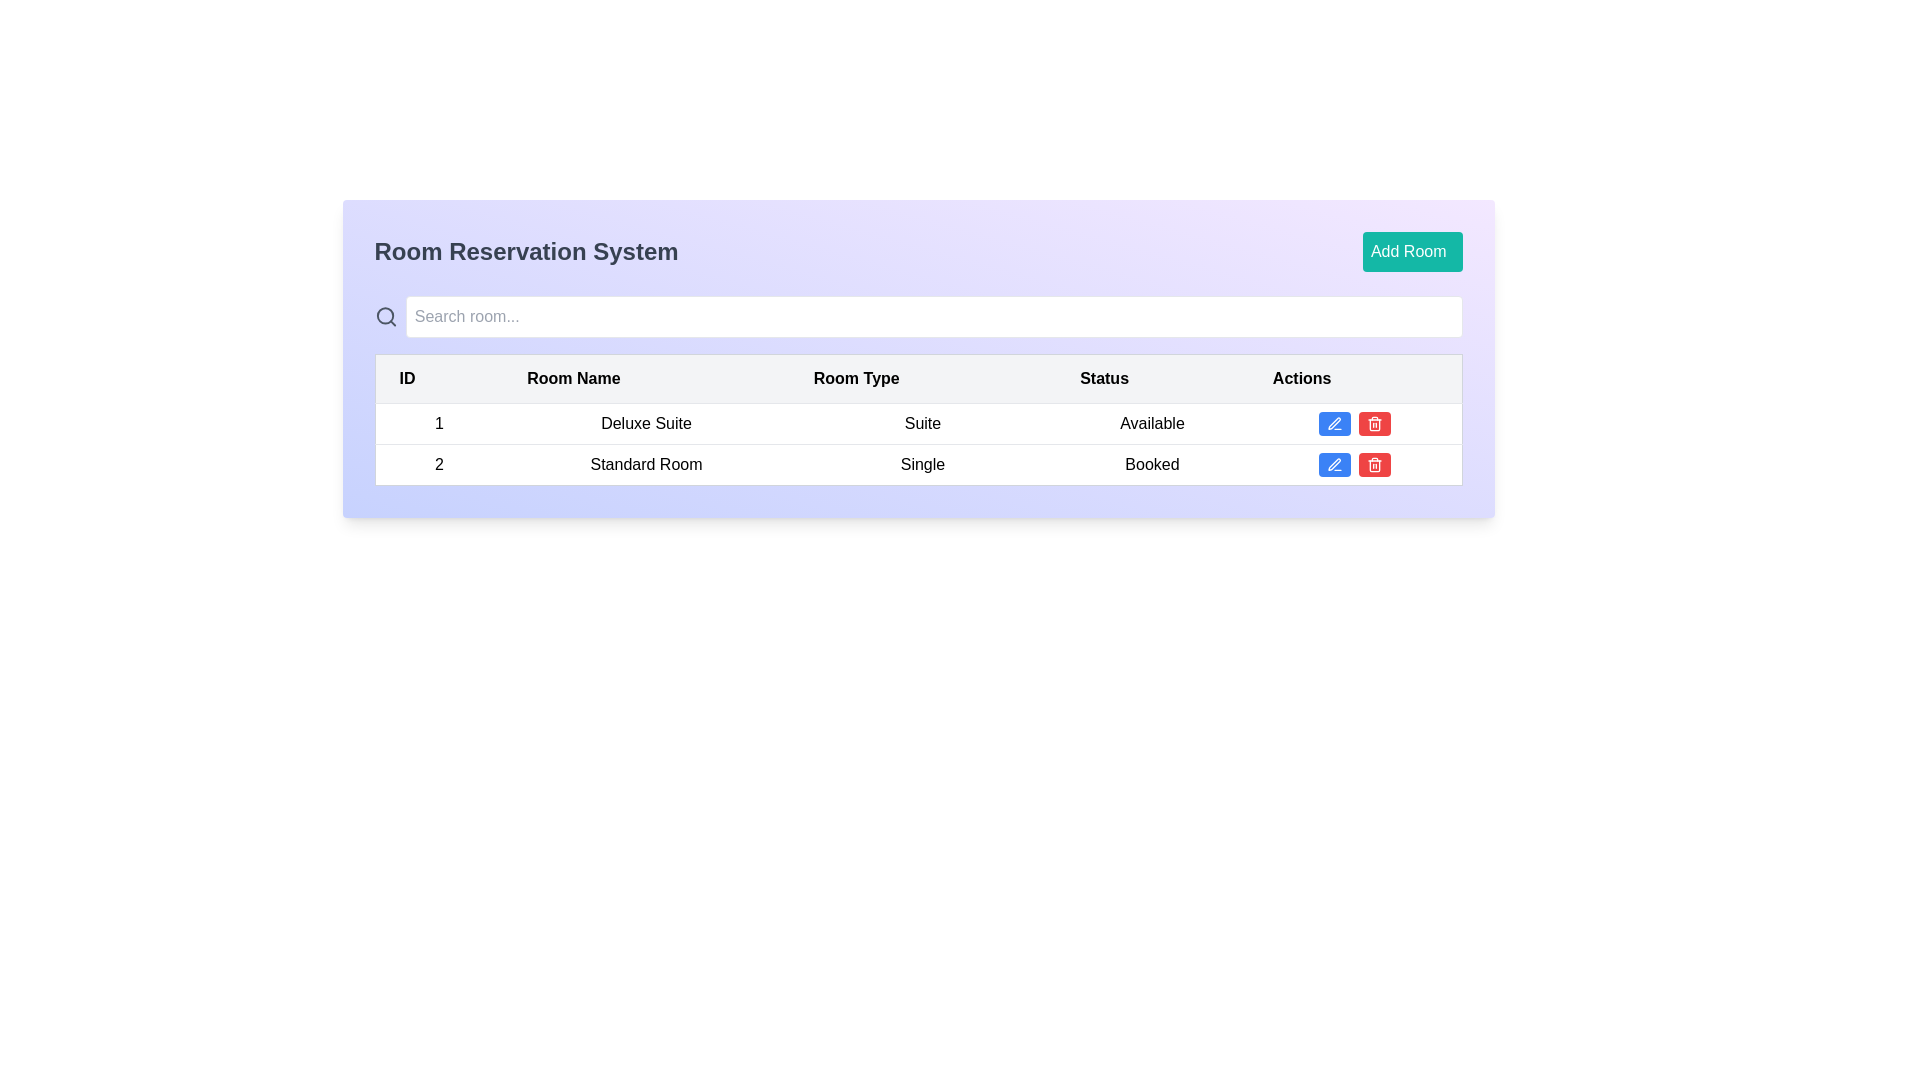 The height and width of the screenshot is (1080, 1920). I want to click on the SVG circle that represents the search functionality in the search icon located to the left of the search bar at the top of the UI, so click(385, 315).